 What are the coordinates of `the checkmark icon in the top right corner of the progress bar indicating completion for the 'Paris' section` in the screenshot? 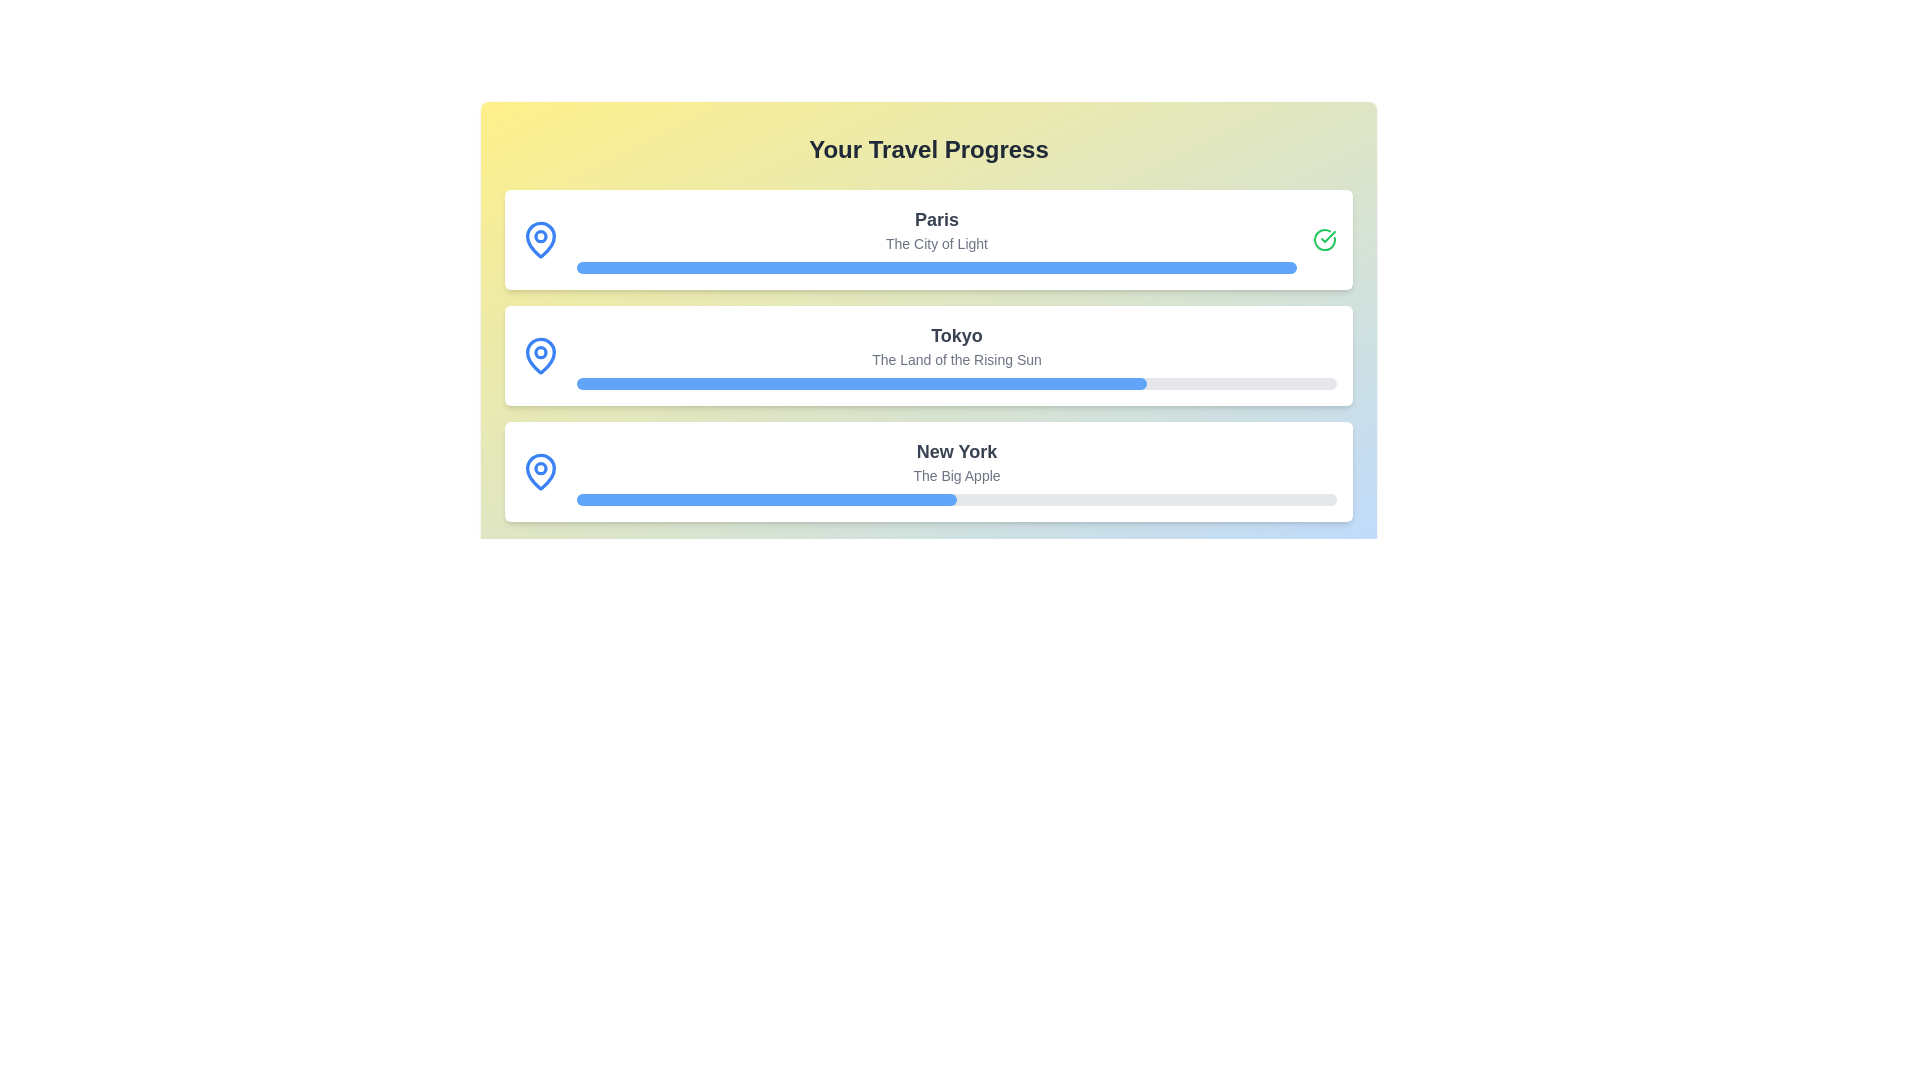 It's located at (1328, 235).